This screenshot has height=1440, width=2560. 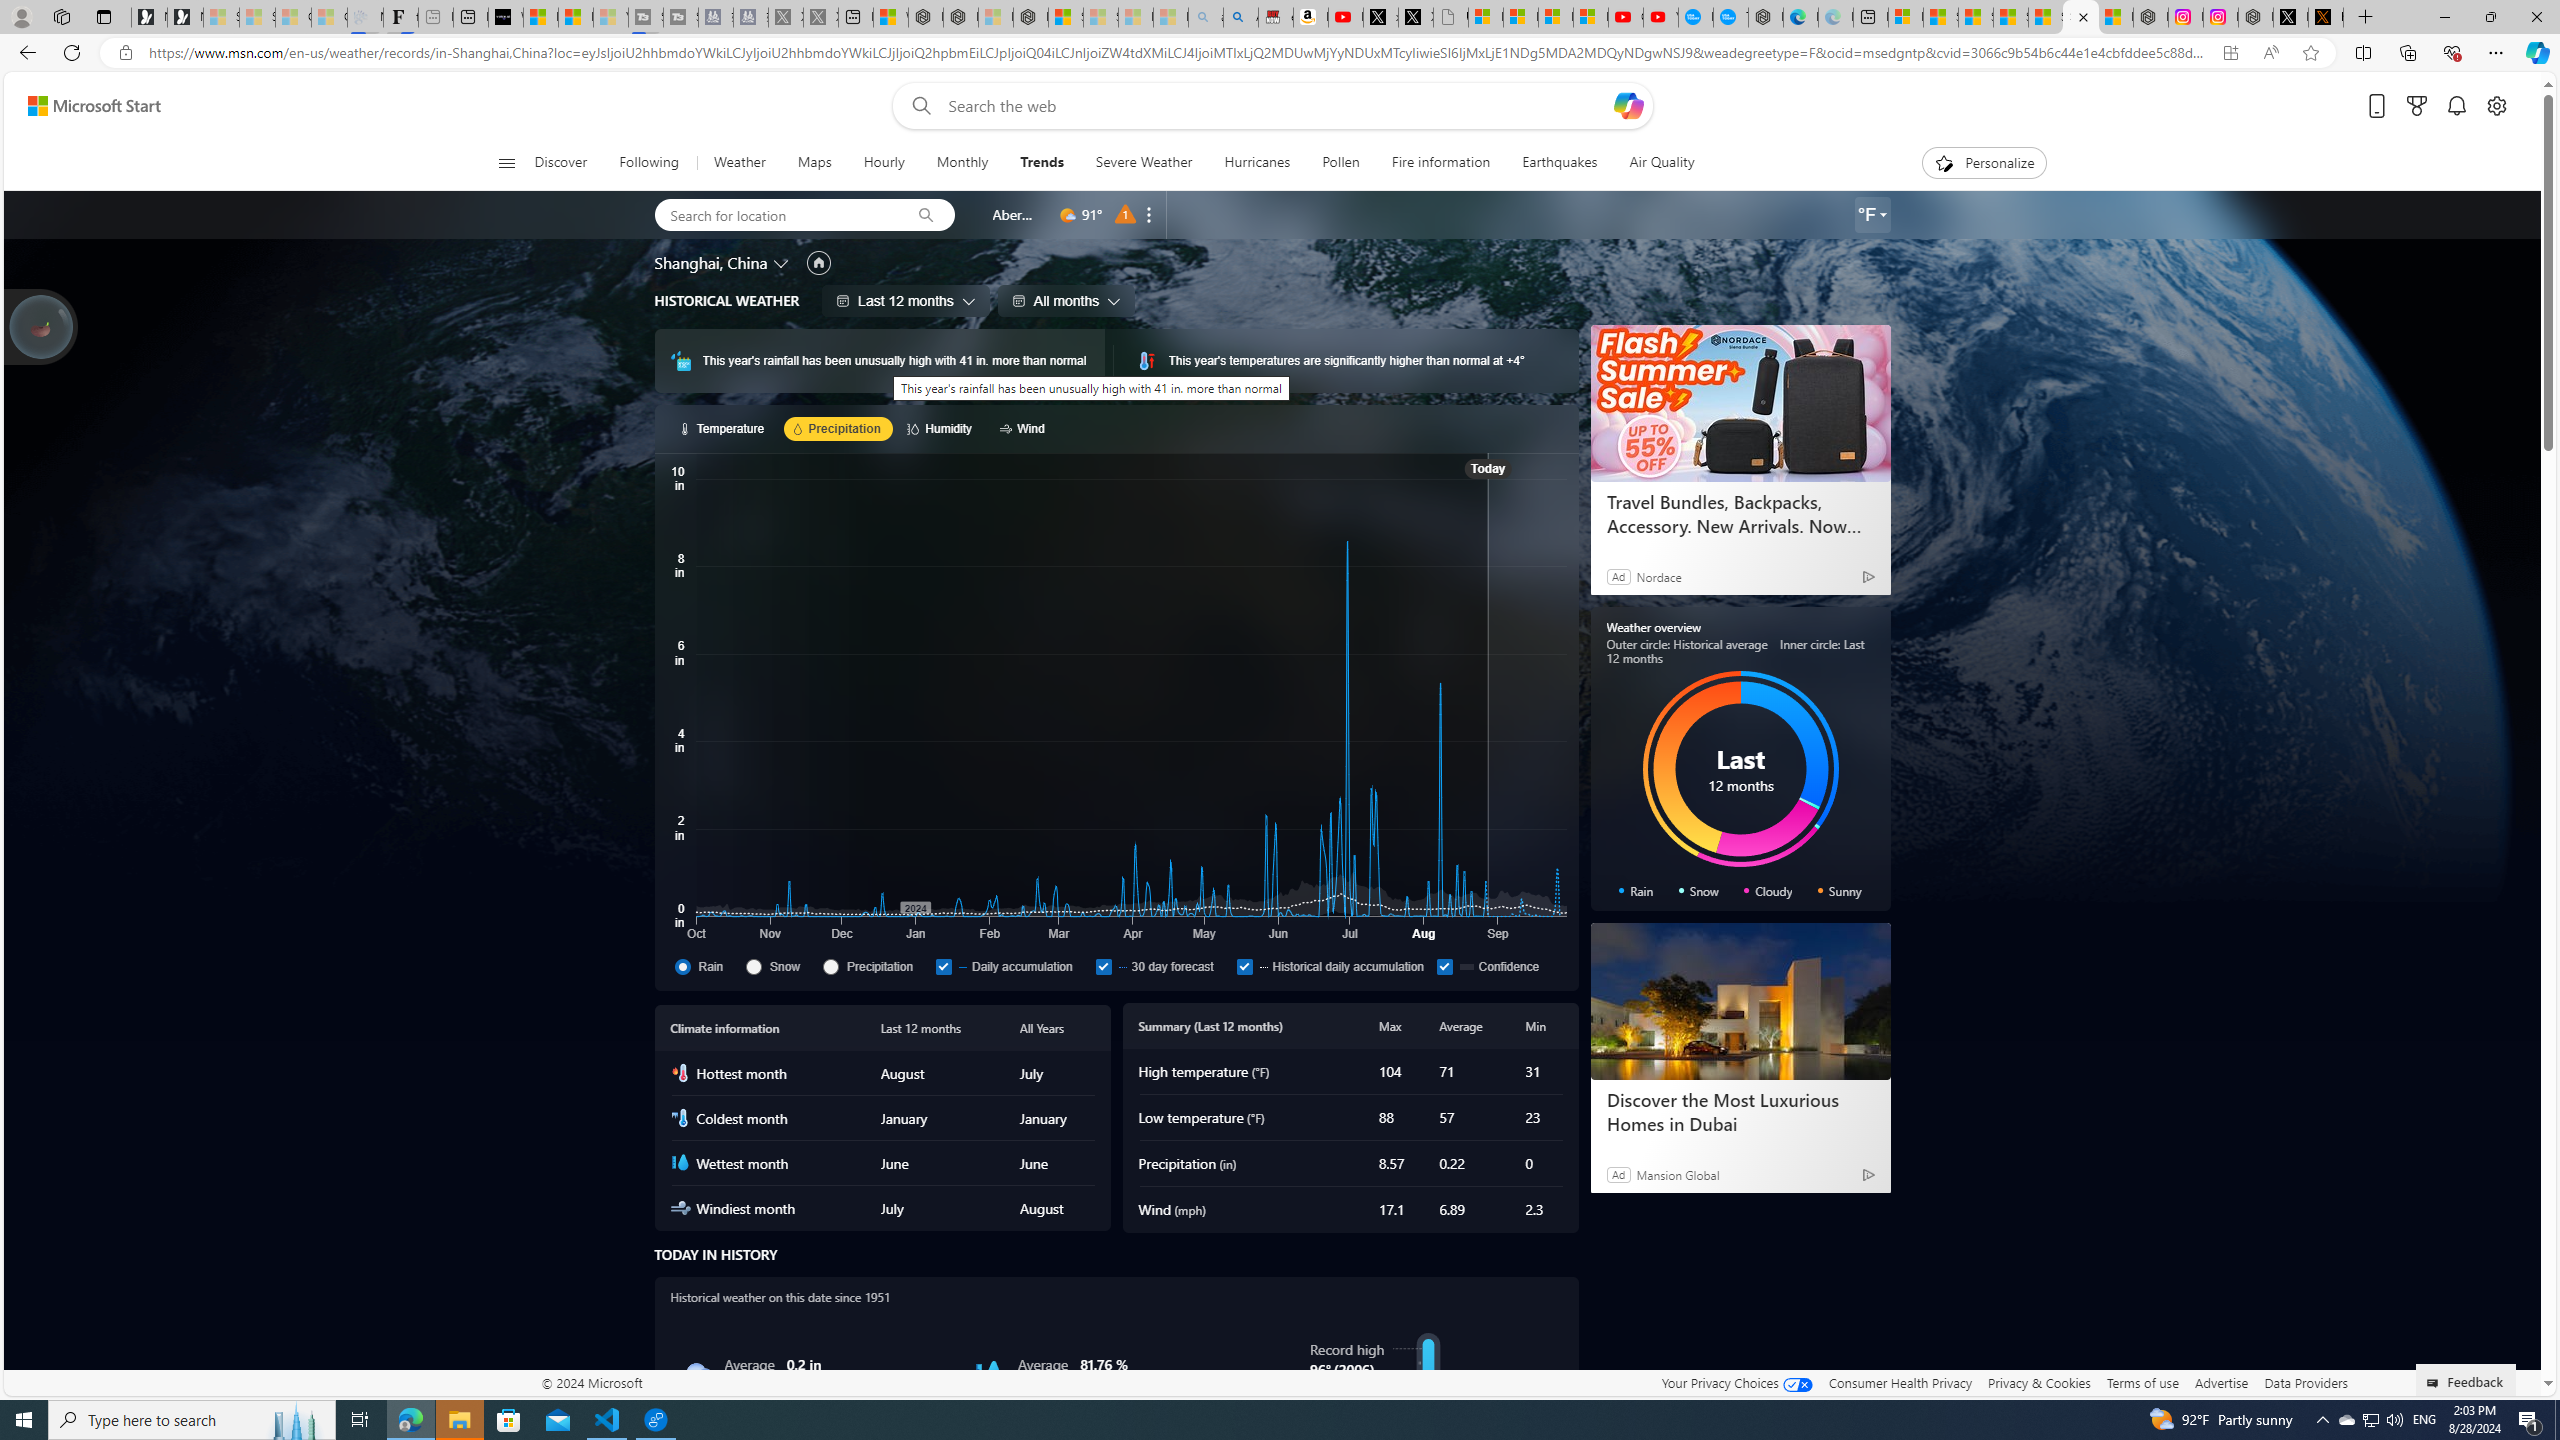 What do you see at coordinates (81, 104) in the screenshot?
I see `'Skip to footer'` at bounding box center [81, 104].